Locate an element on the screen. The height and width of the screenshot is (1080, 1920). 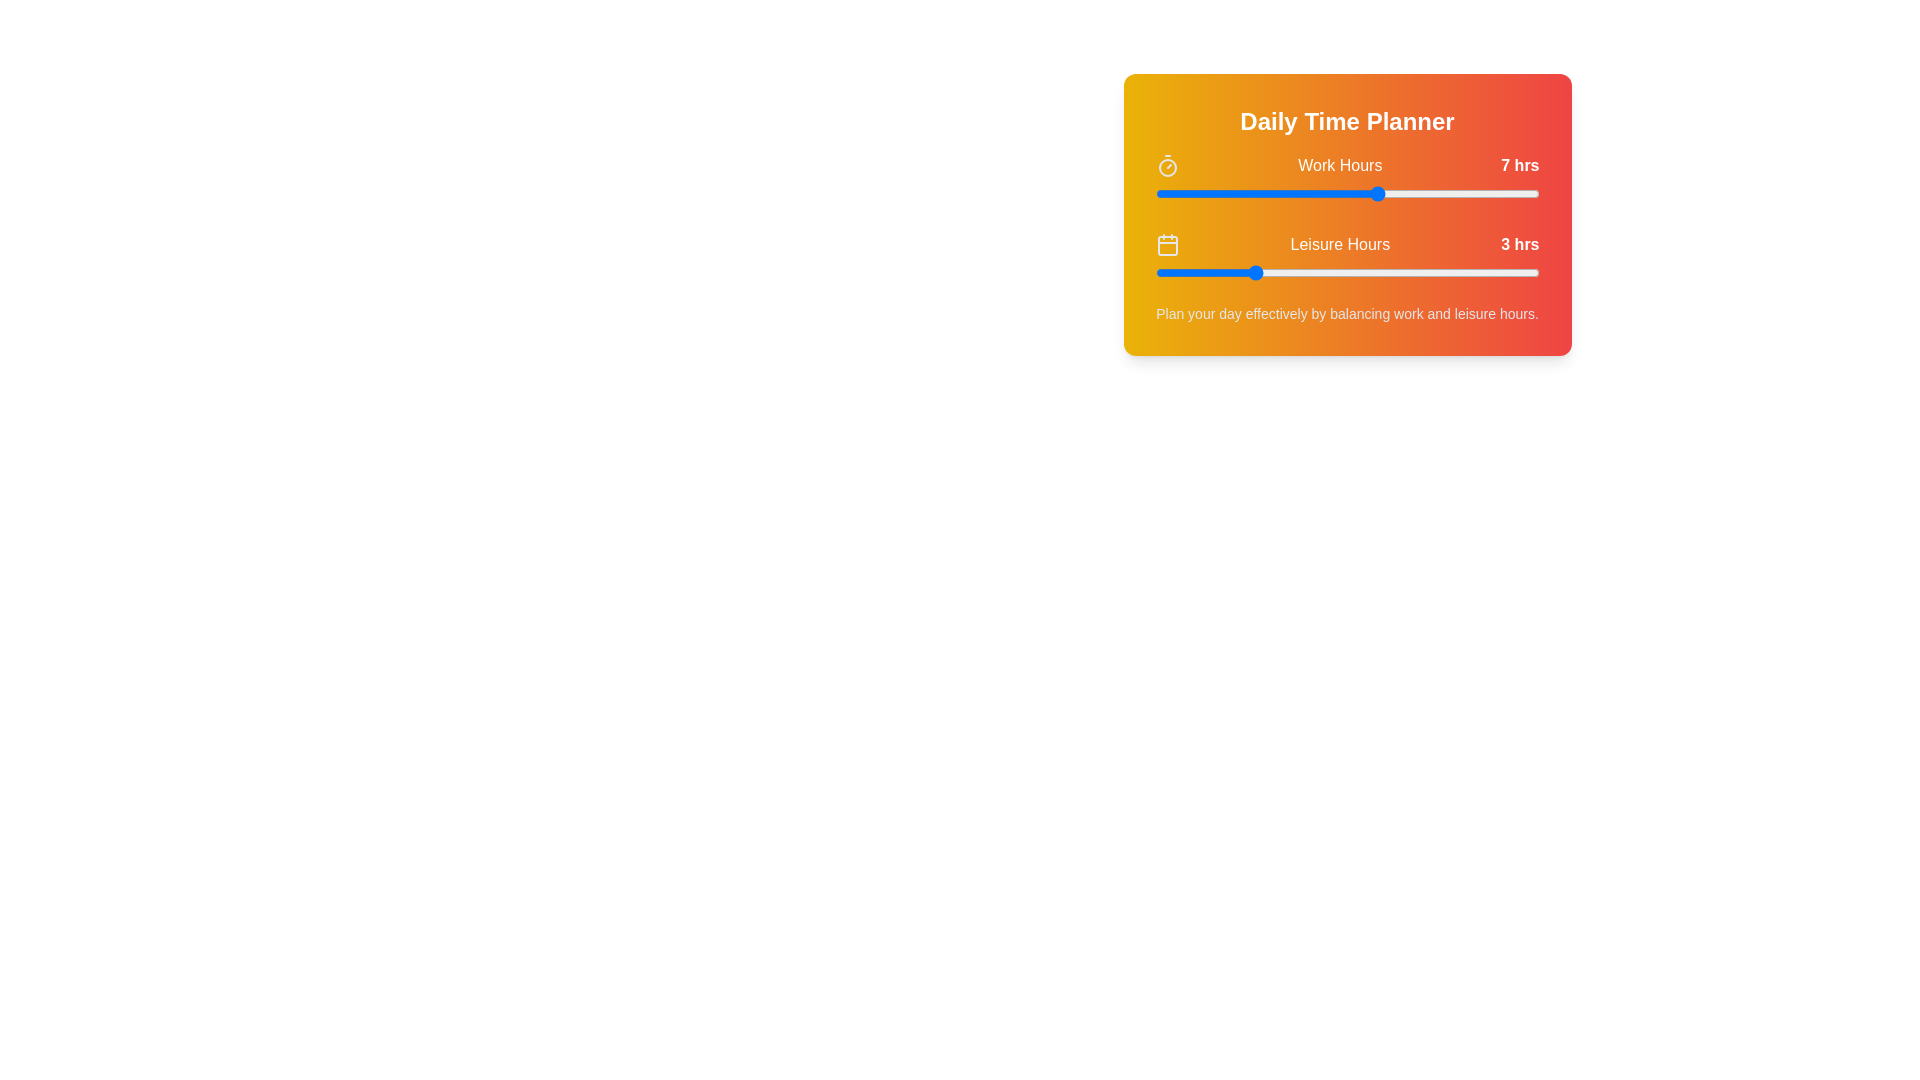
the Decorative icon component, which is a golden yellow square with rounded corners and a white outline, located at the center of the calendar icon in the Daily Time Planner interface is located at coordinates (1167, 245).